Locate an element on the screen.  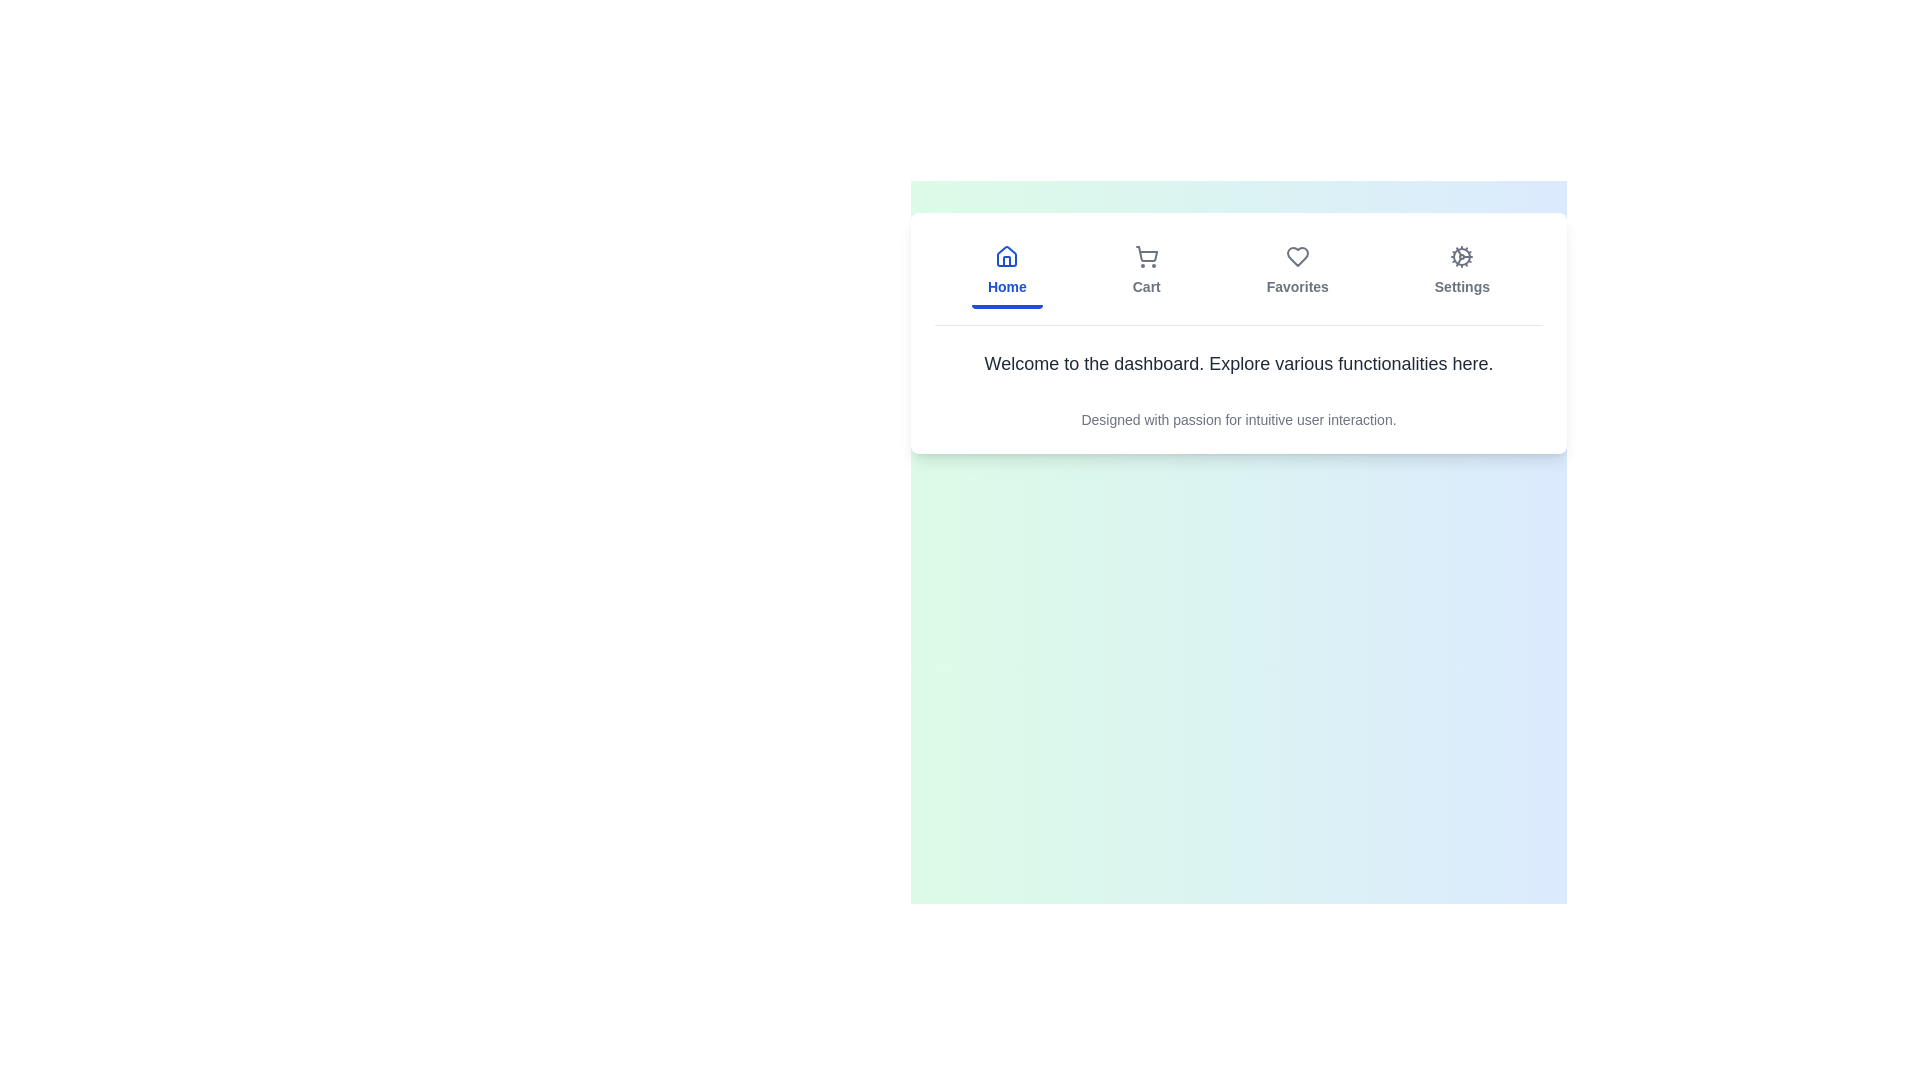
the 'Favorites' text label in the navigation bar is located at coordinates (1297, 286).